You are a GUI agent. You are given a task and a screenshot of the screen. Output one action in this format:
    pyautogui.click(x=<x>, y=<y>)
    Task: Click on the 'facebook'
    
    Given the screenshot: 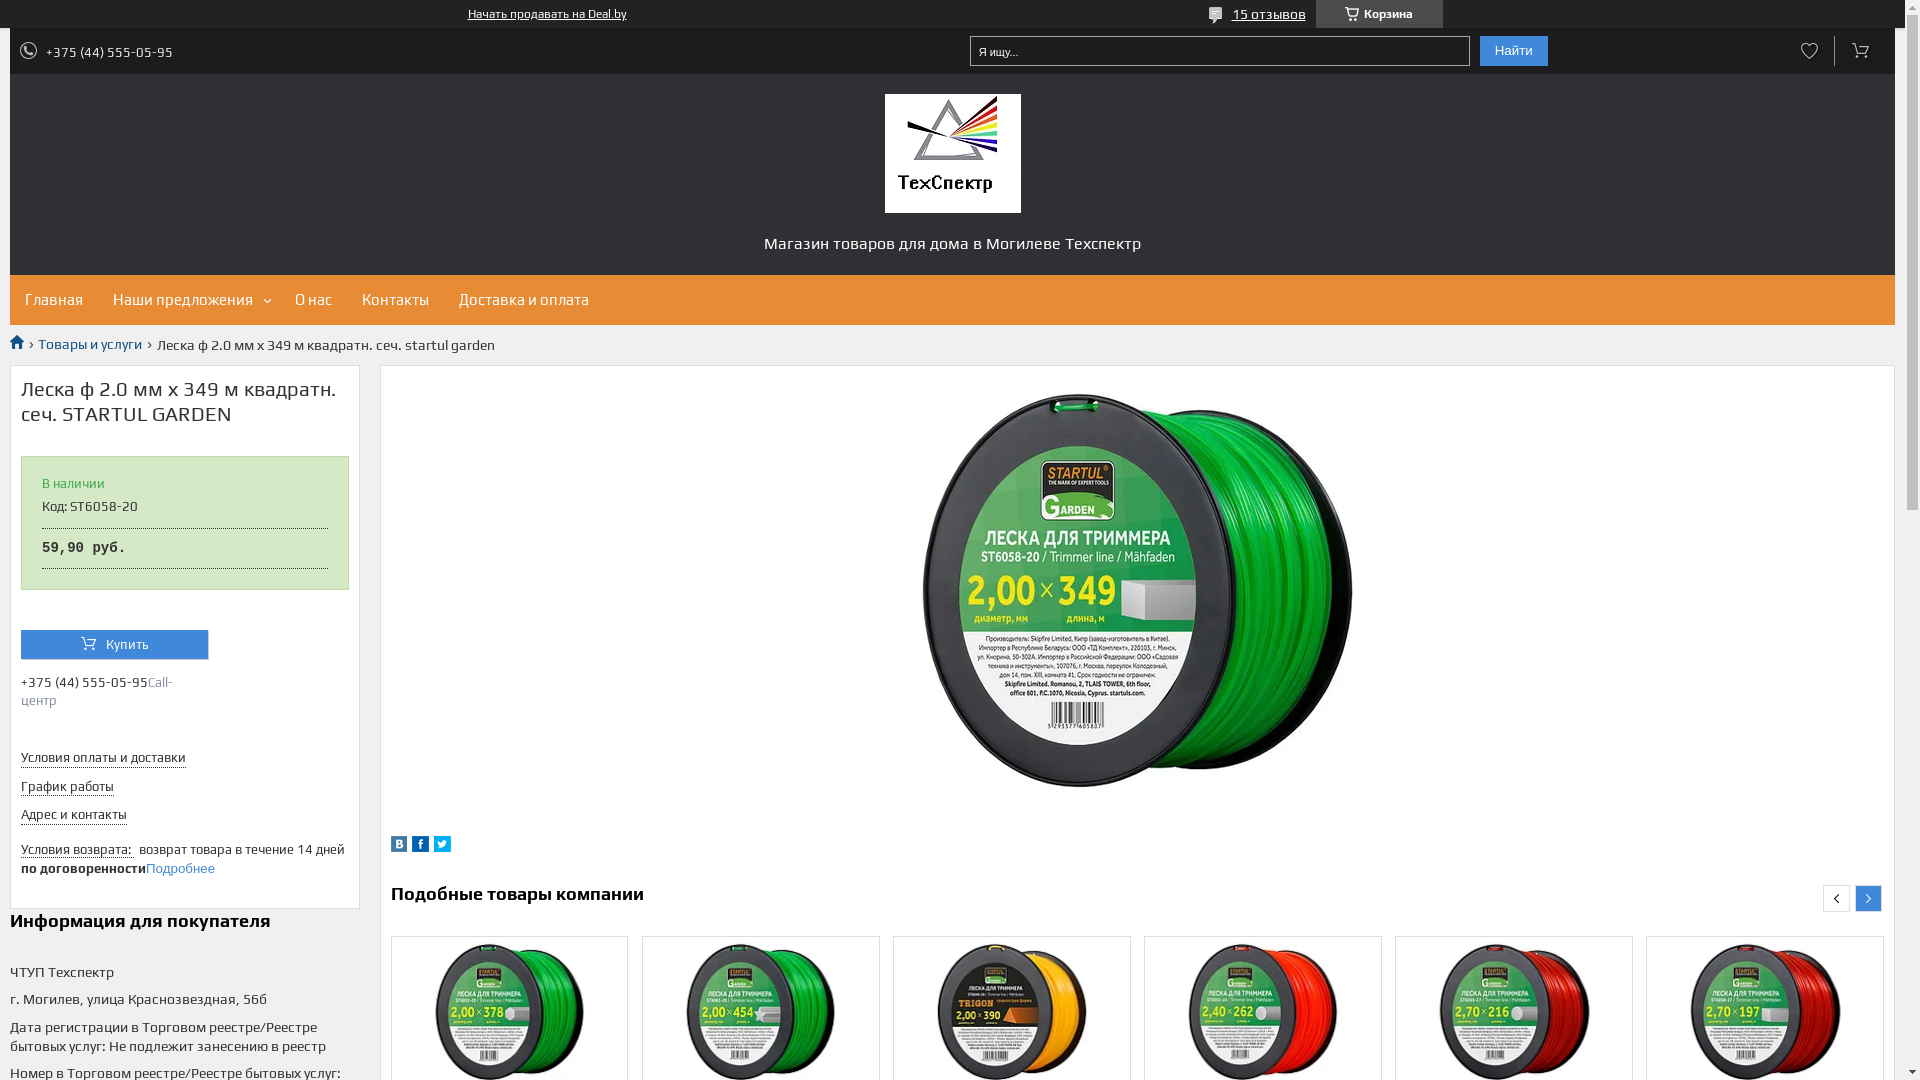 What is the action you would take?
    pyautogui.click(x=411, y=847)
    